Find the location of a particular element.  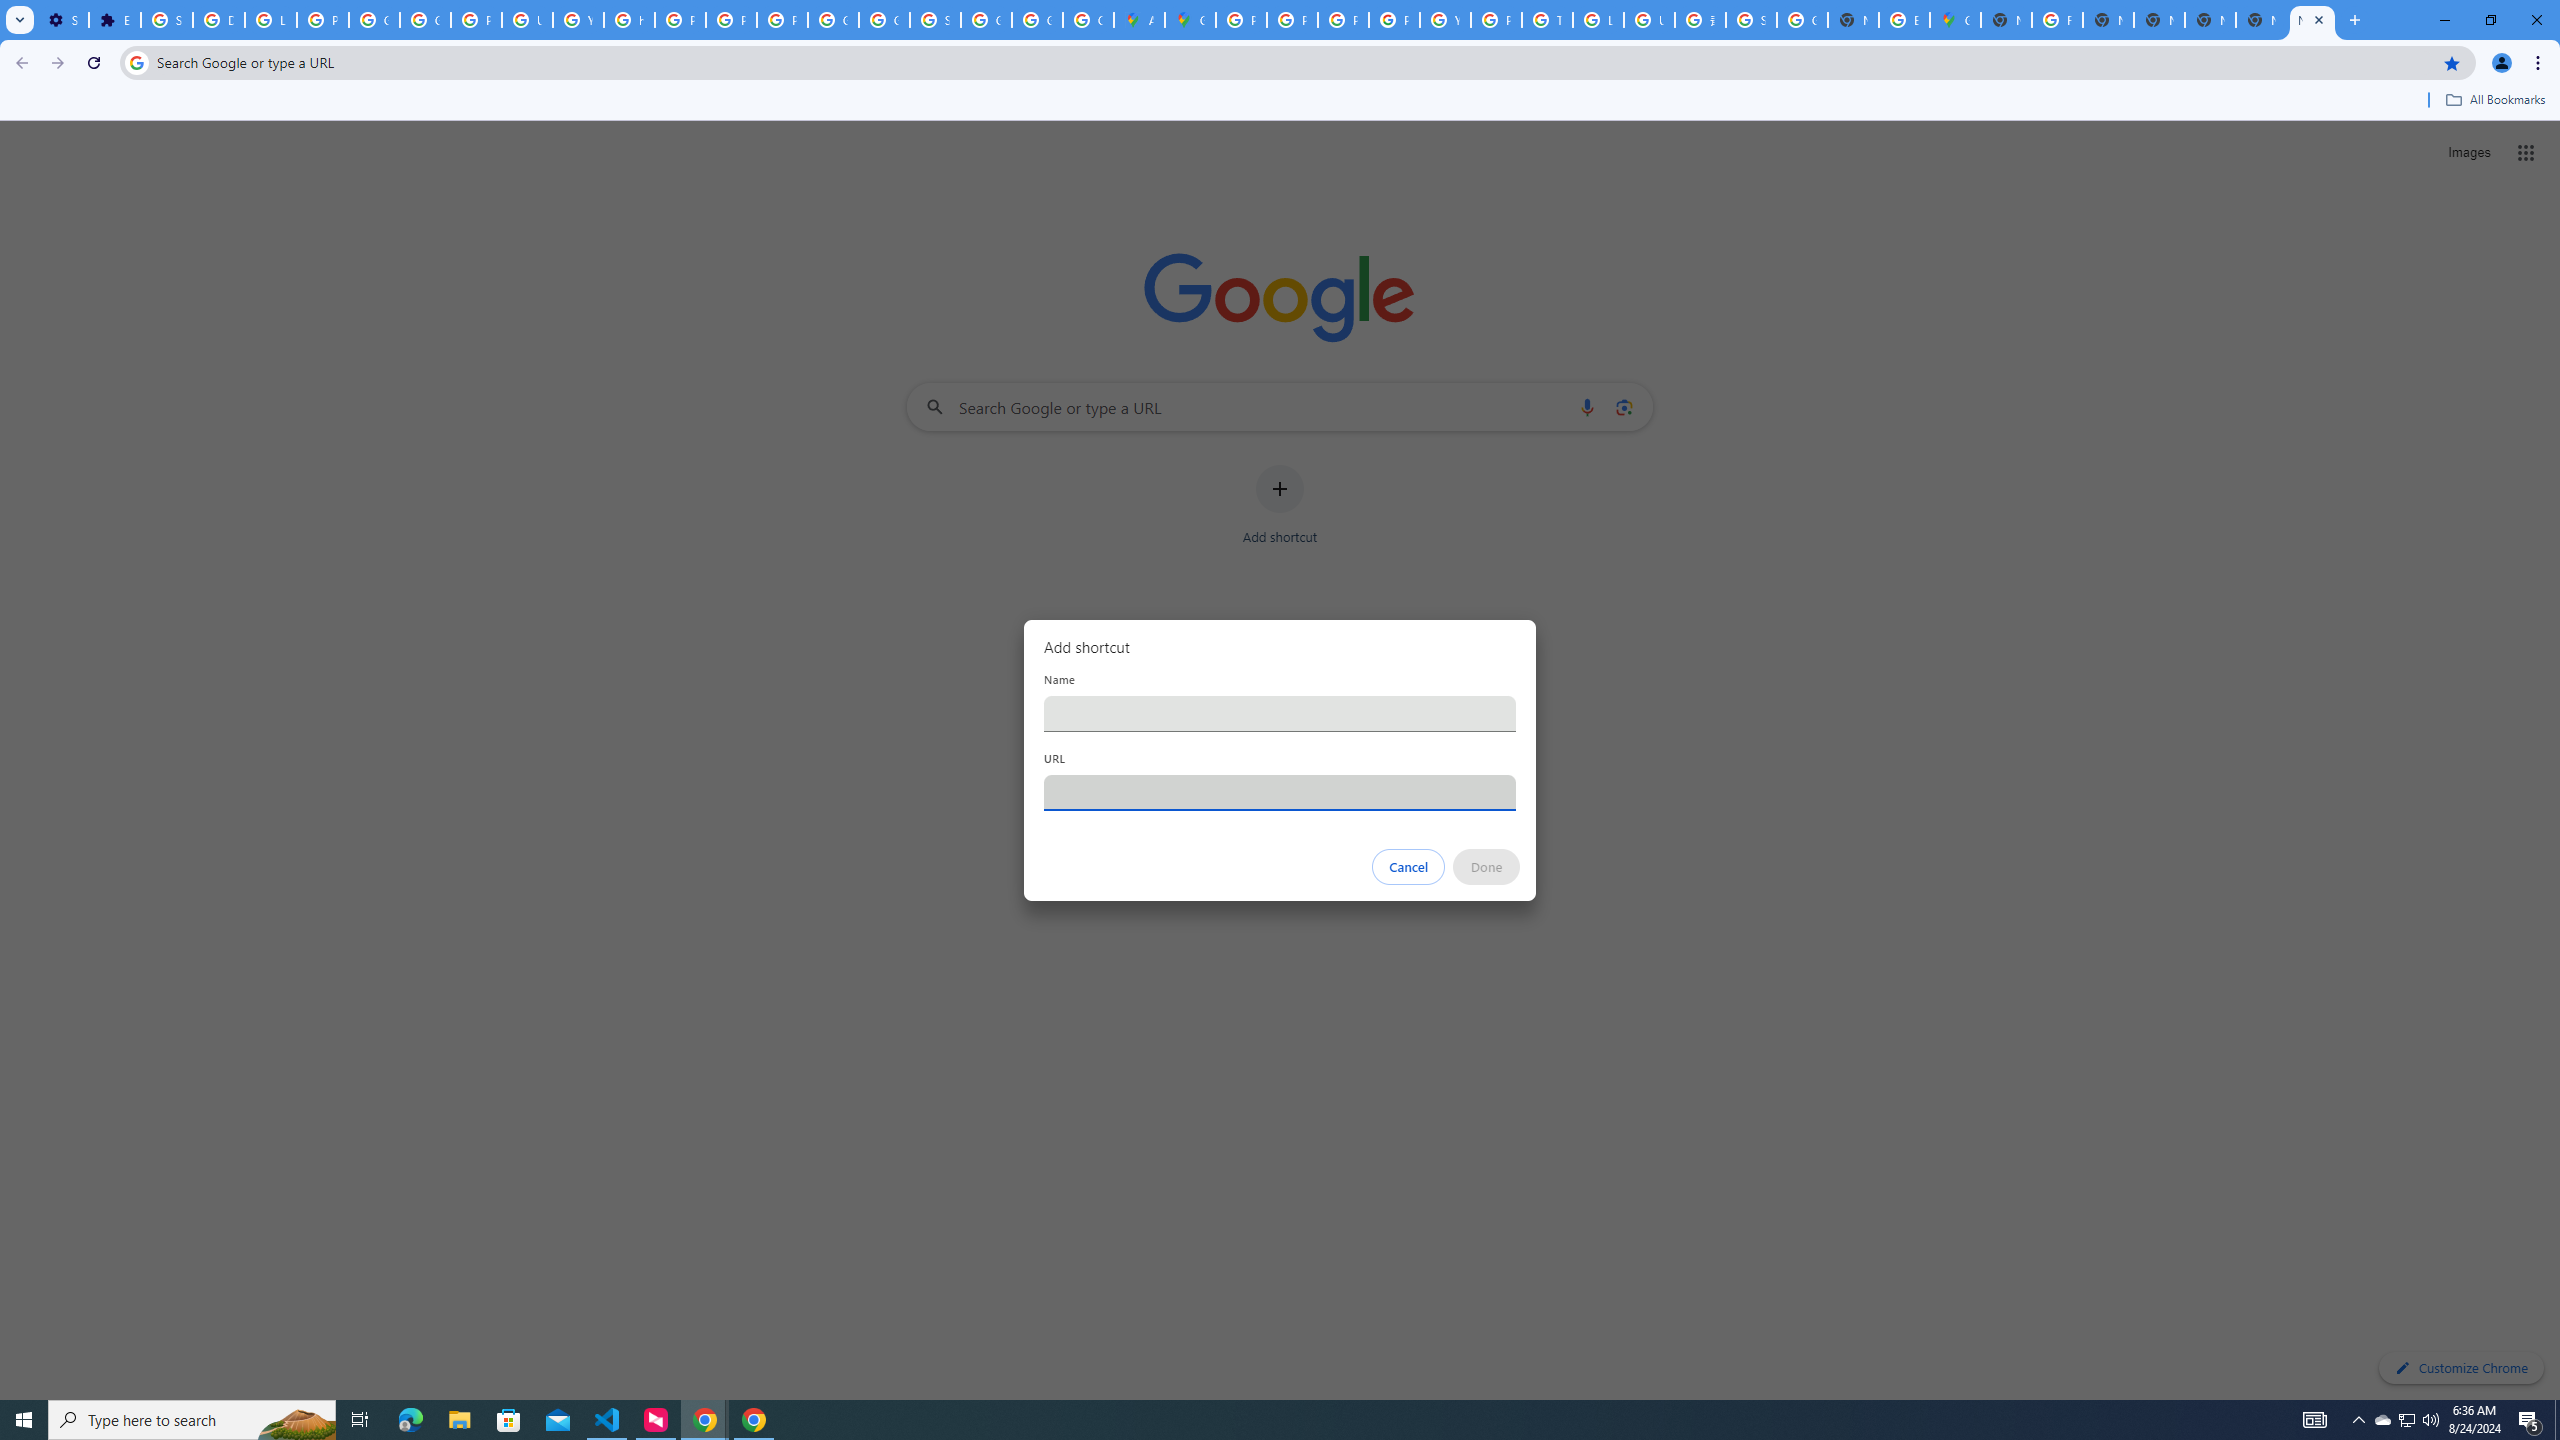

'YouTube' is located at coordinates (576, 19).